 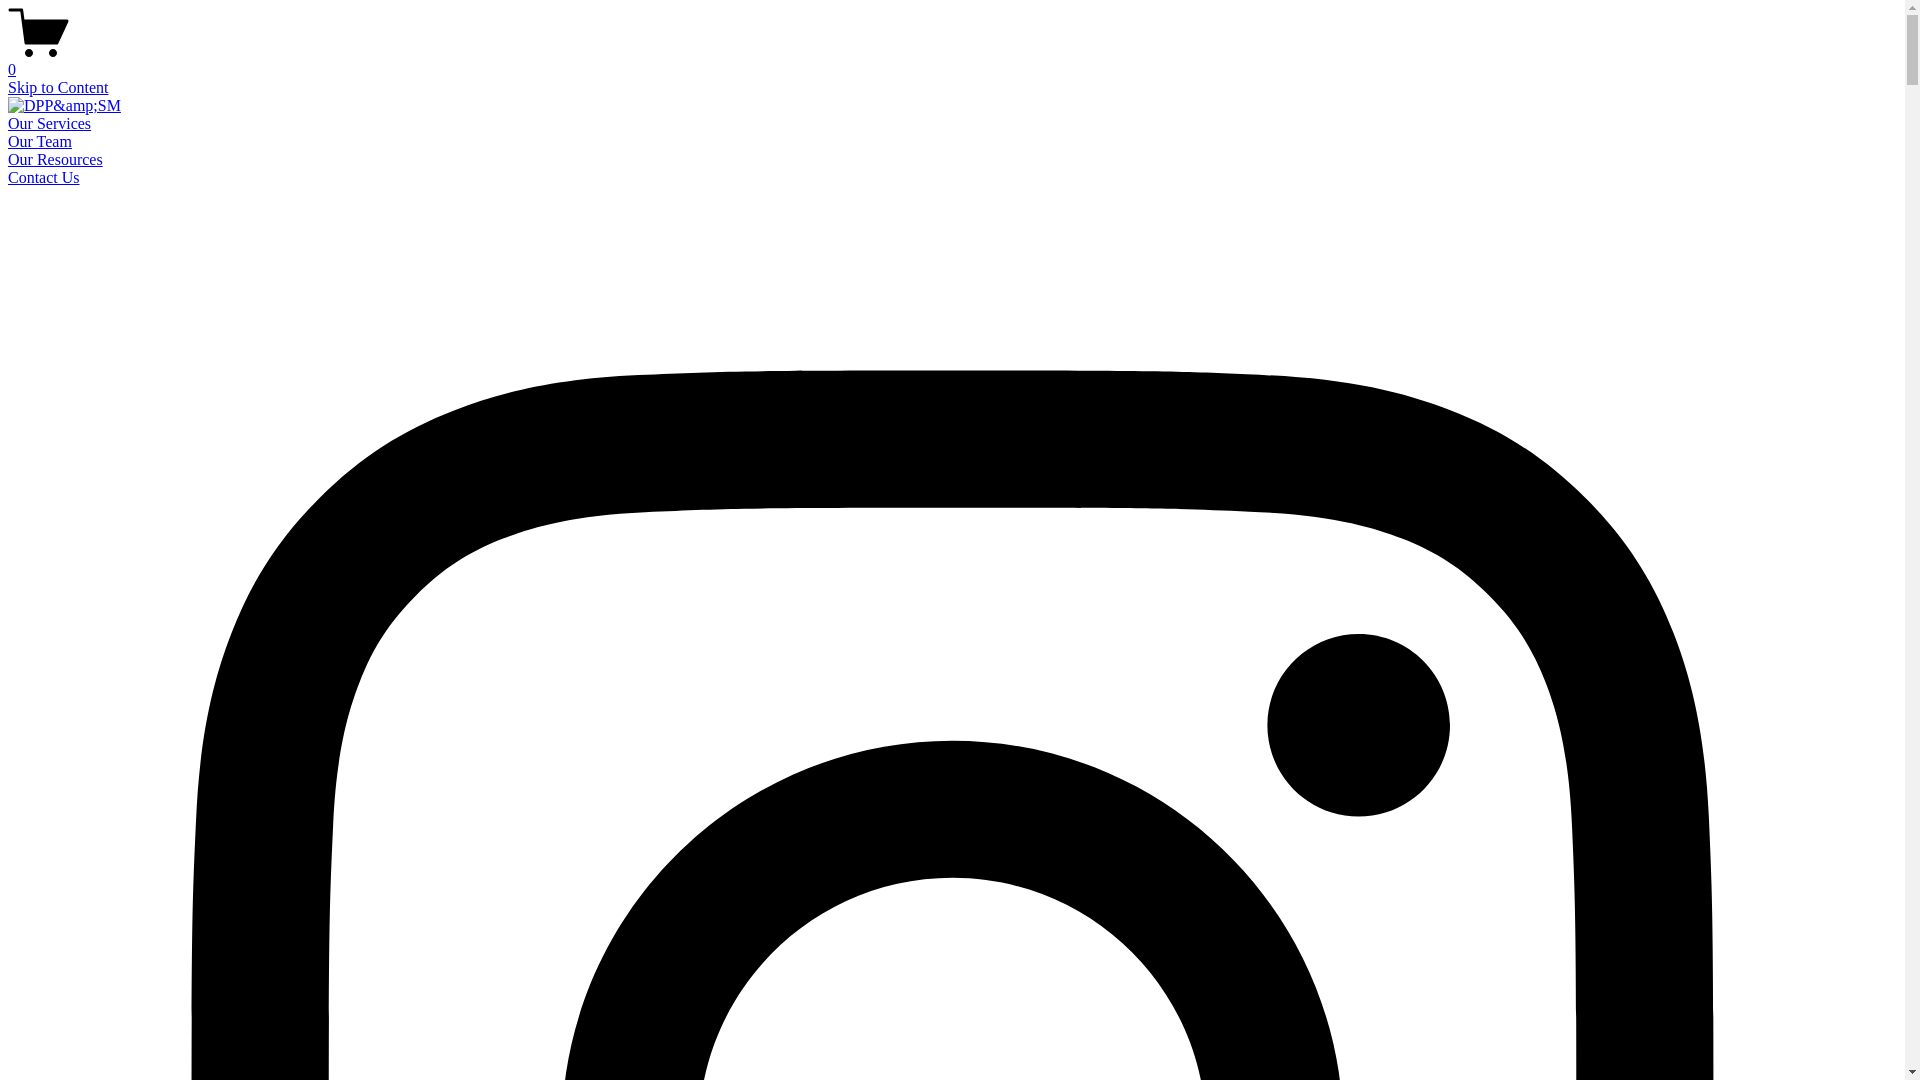 I want to click on 'Skip to Content', so click(x=57, y=86).